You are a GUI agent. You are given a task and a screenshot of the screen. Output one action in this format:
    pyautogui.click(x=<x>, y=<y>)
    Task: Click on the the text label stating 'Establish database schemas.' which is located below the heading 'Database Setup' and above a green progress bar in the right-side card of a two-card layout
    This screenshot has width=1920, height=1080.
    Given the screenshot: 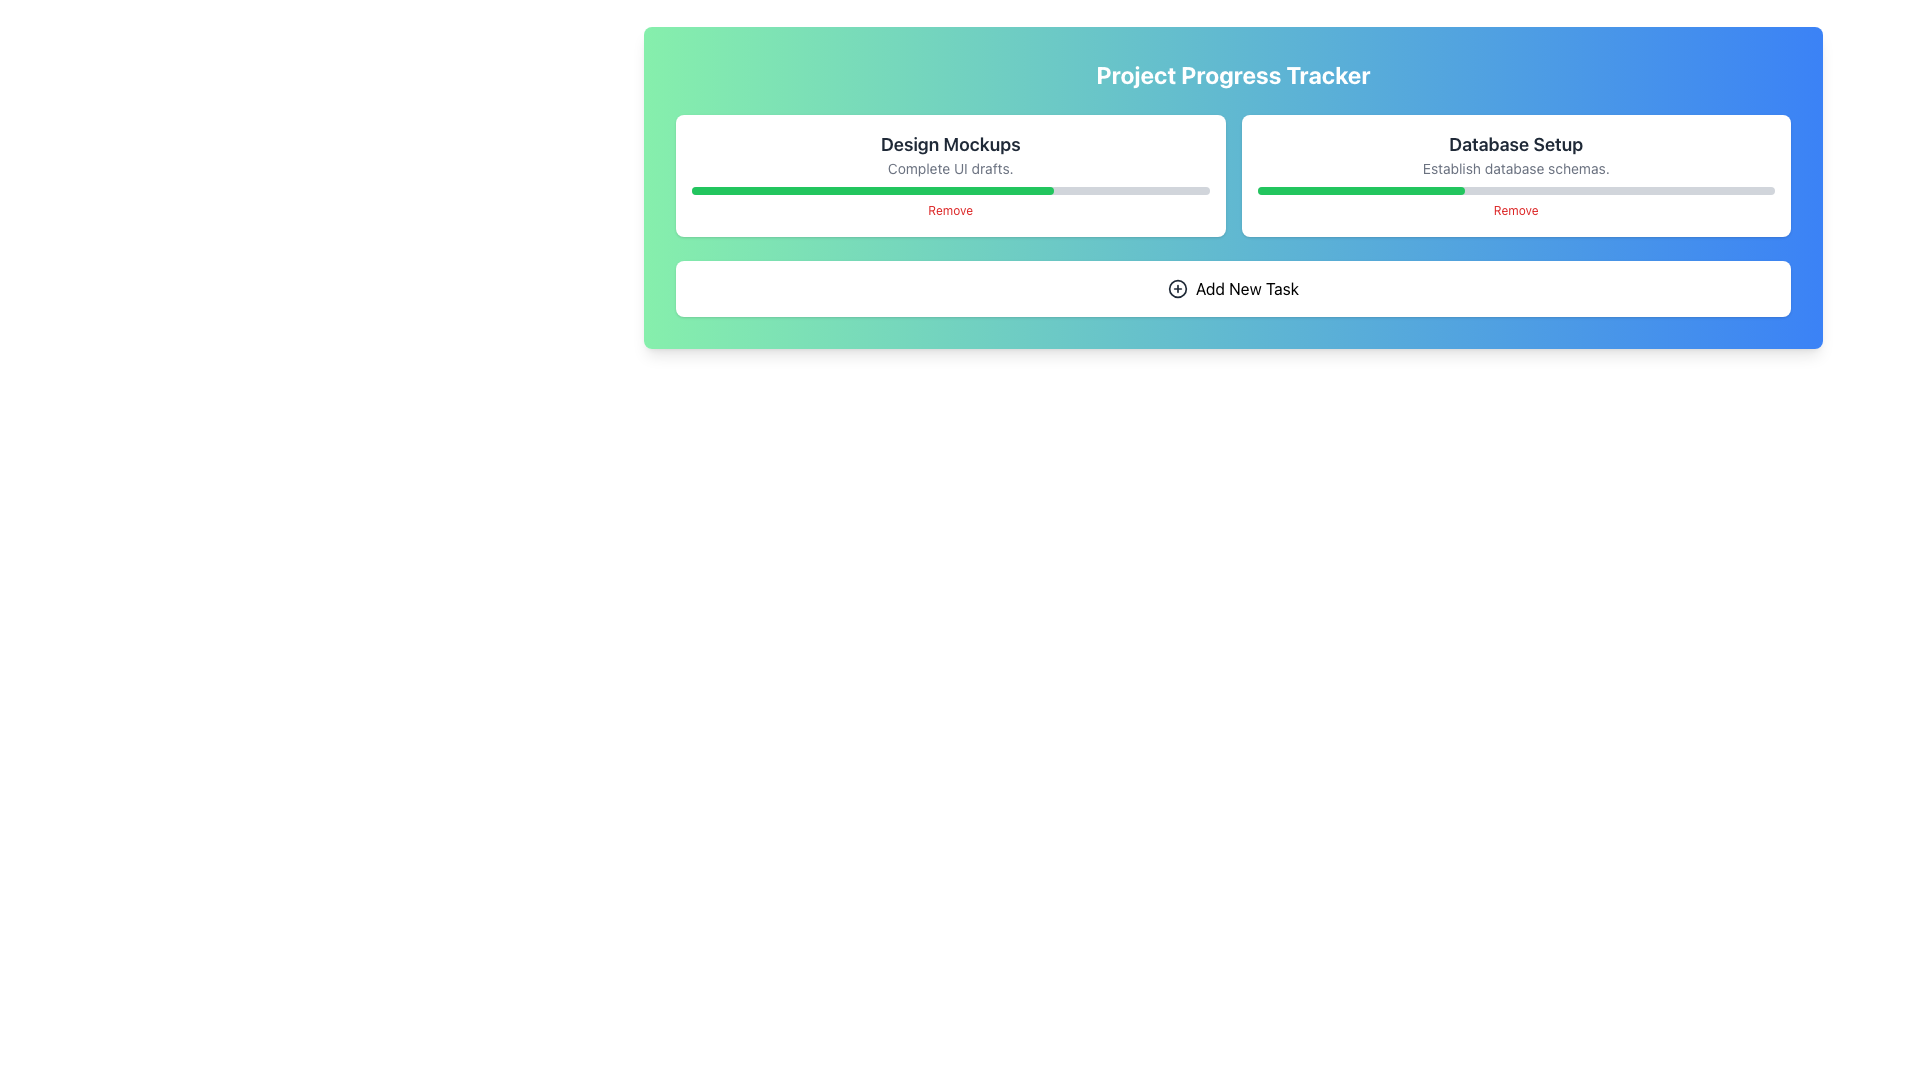 What is the action you would take?
    pyautogui.click(x=1516, y=168)
    